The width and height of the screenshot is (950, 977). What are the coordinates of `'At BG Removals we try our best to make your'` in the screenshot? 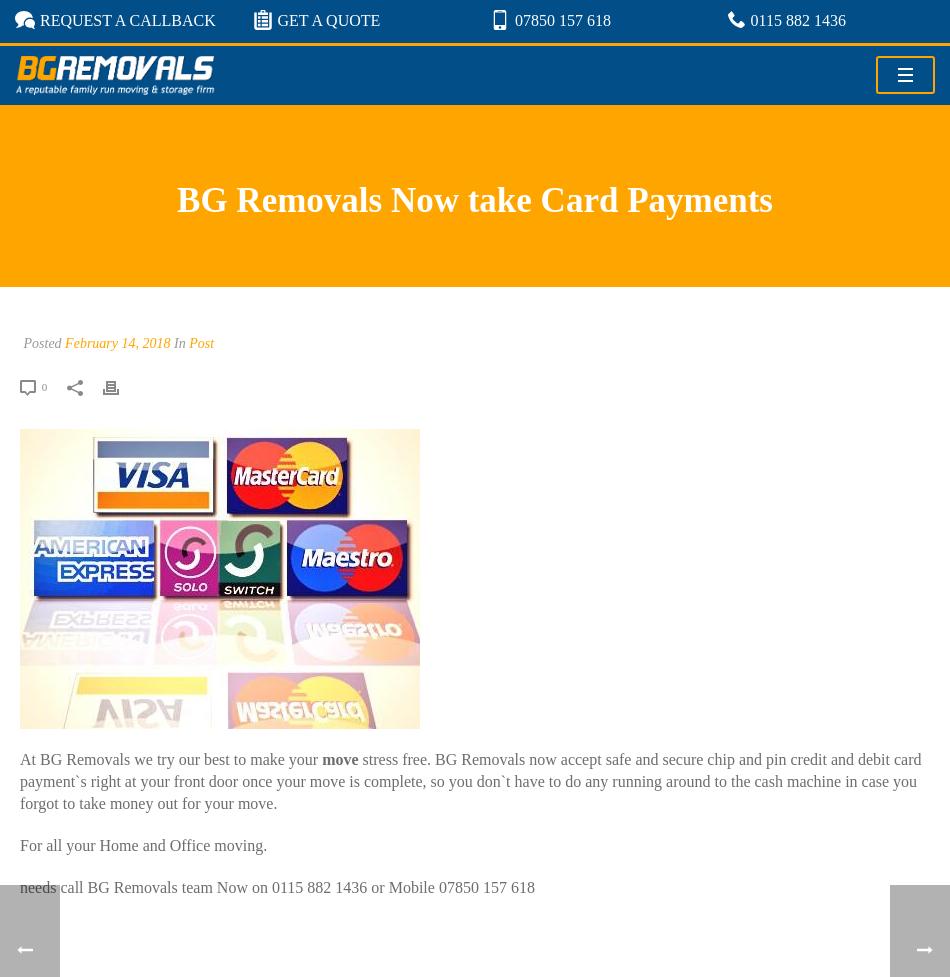 It's located at (171, 759).